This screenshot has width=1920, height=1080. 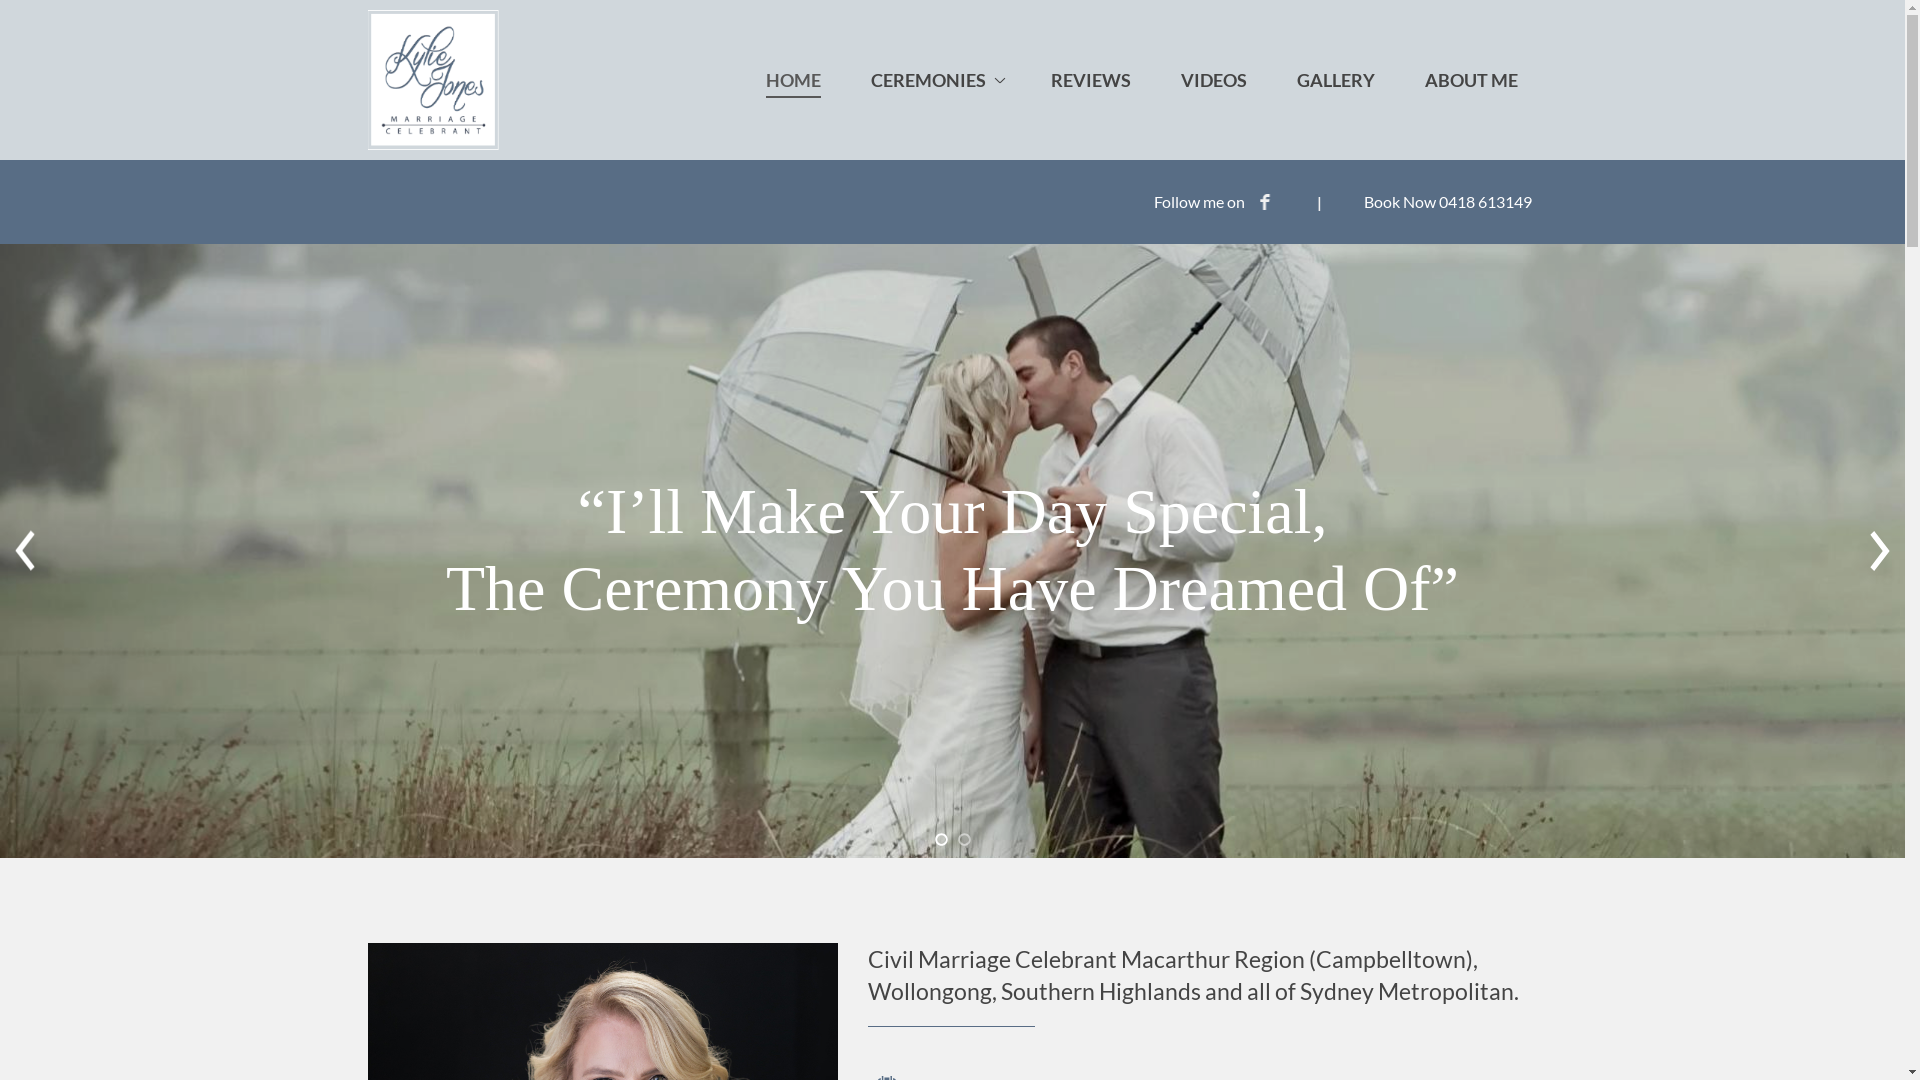 I want to click on 'REVIEWS', so click(x=1088, y=79).